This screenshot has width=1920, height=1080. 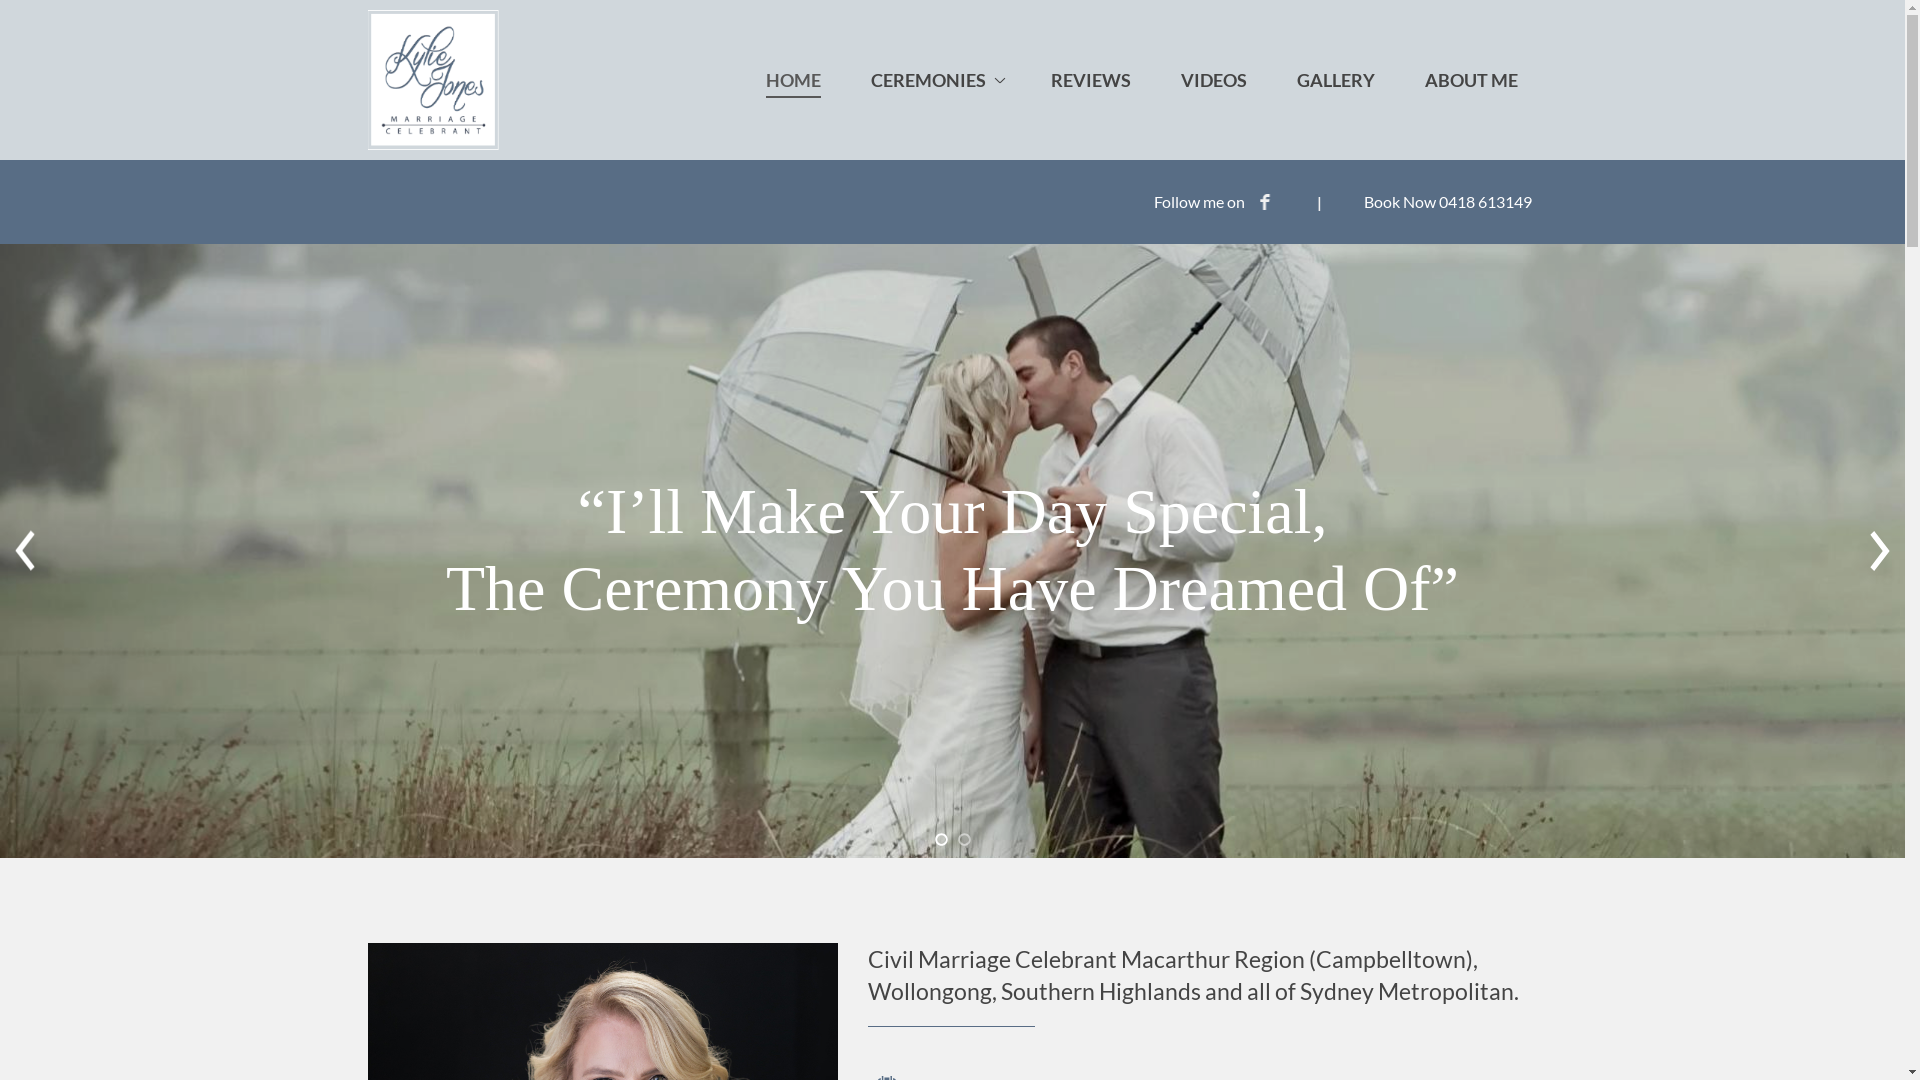 I want to click on 'REVIEWS', so click(x=1088, y=79).